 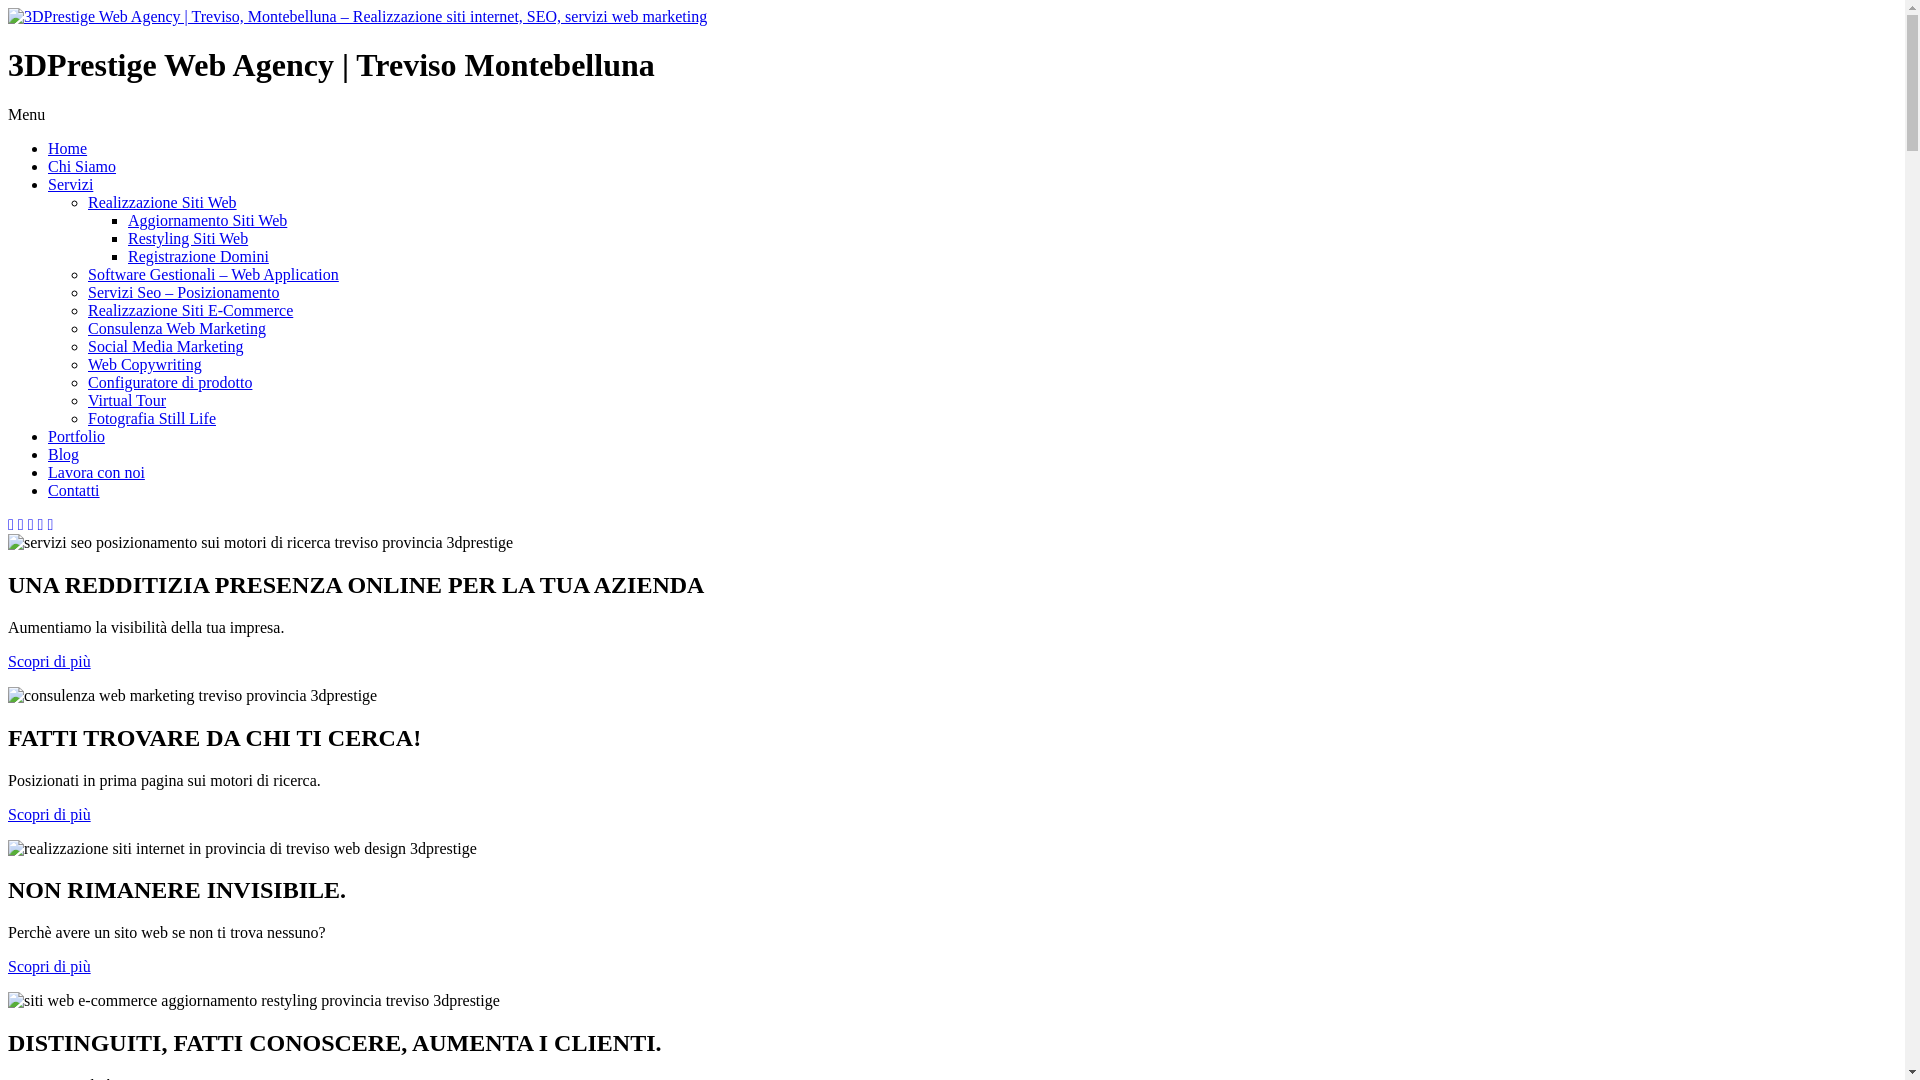 I want to click on 'Fotografia Still Life', so click(x=151, y=417).